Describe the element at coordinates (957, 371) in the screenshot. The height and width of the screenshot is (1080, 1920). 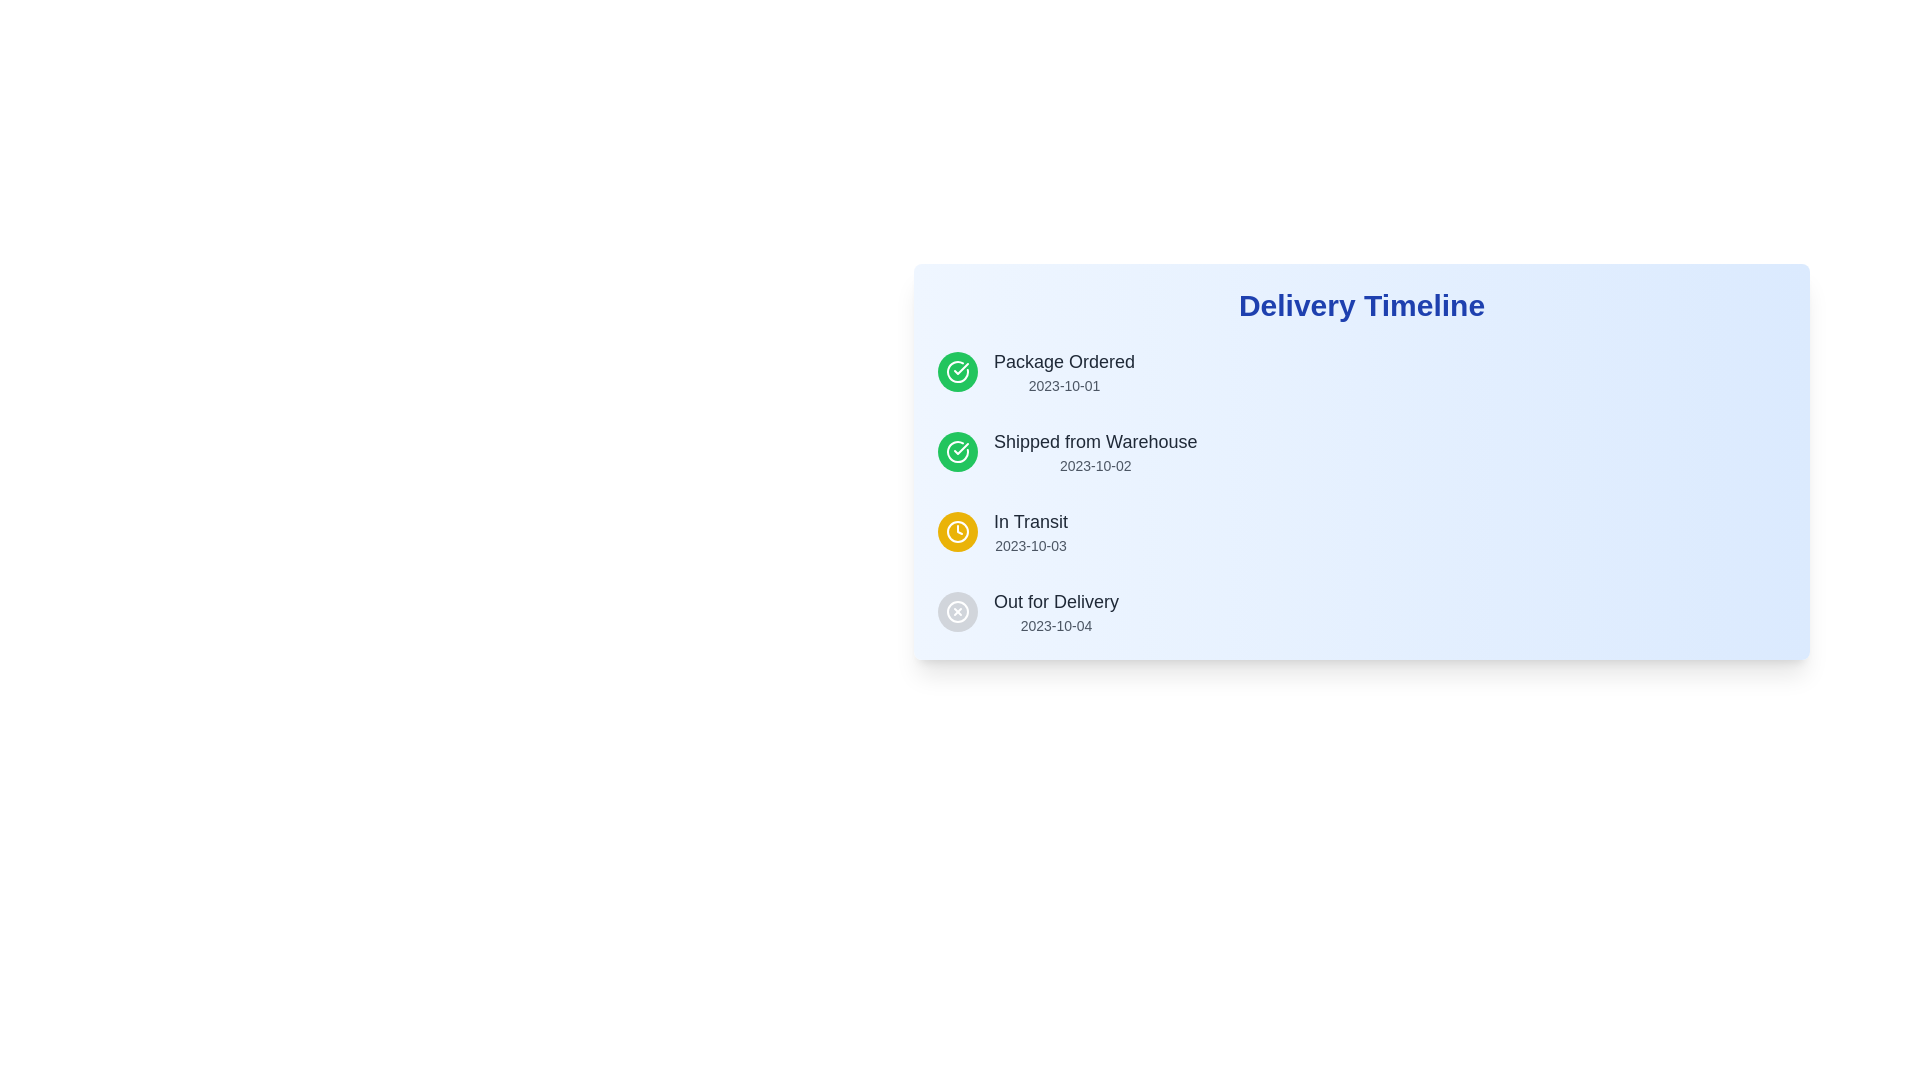
I see `the status representation of the 'Package Ordered' icon, which indicates a completed milestone in the delivery timeline, located to the left of the text 'Package Ordered' and the date '2023-10-01'` at that location.